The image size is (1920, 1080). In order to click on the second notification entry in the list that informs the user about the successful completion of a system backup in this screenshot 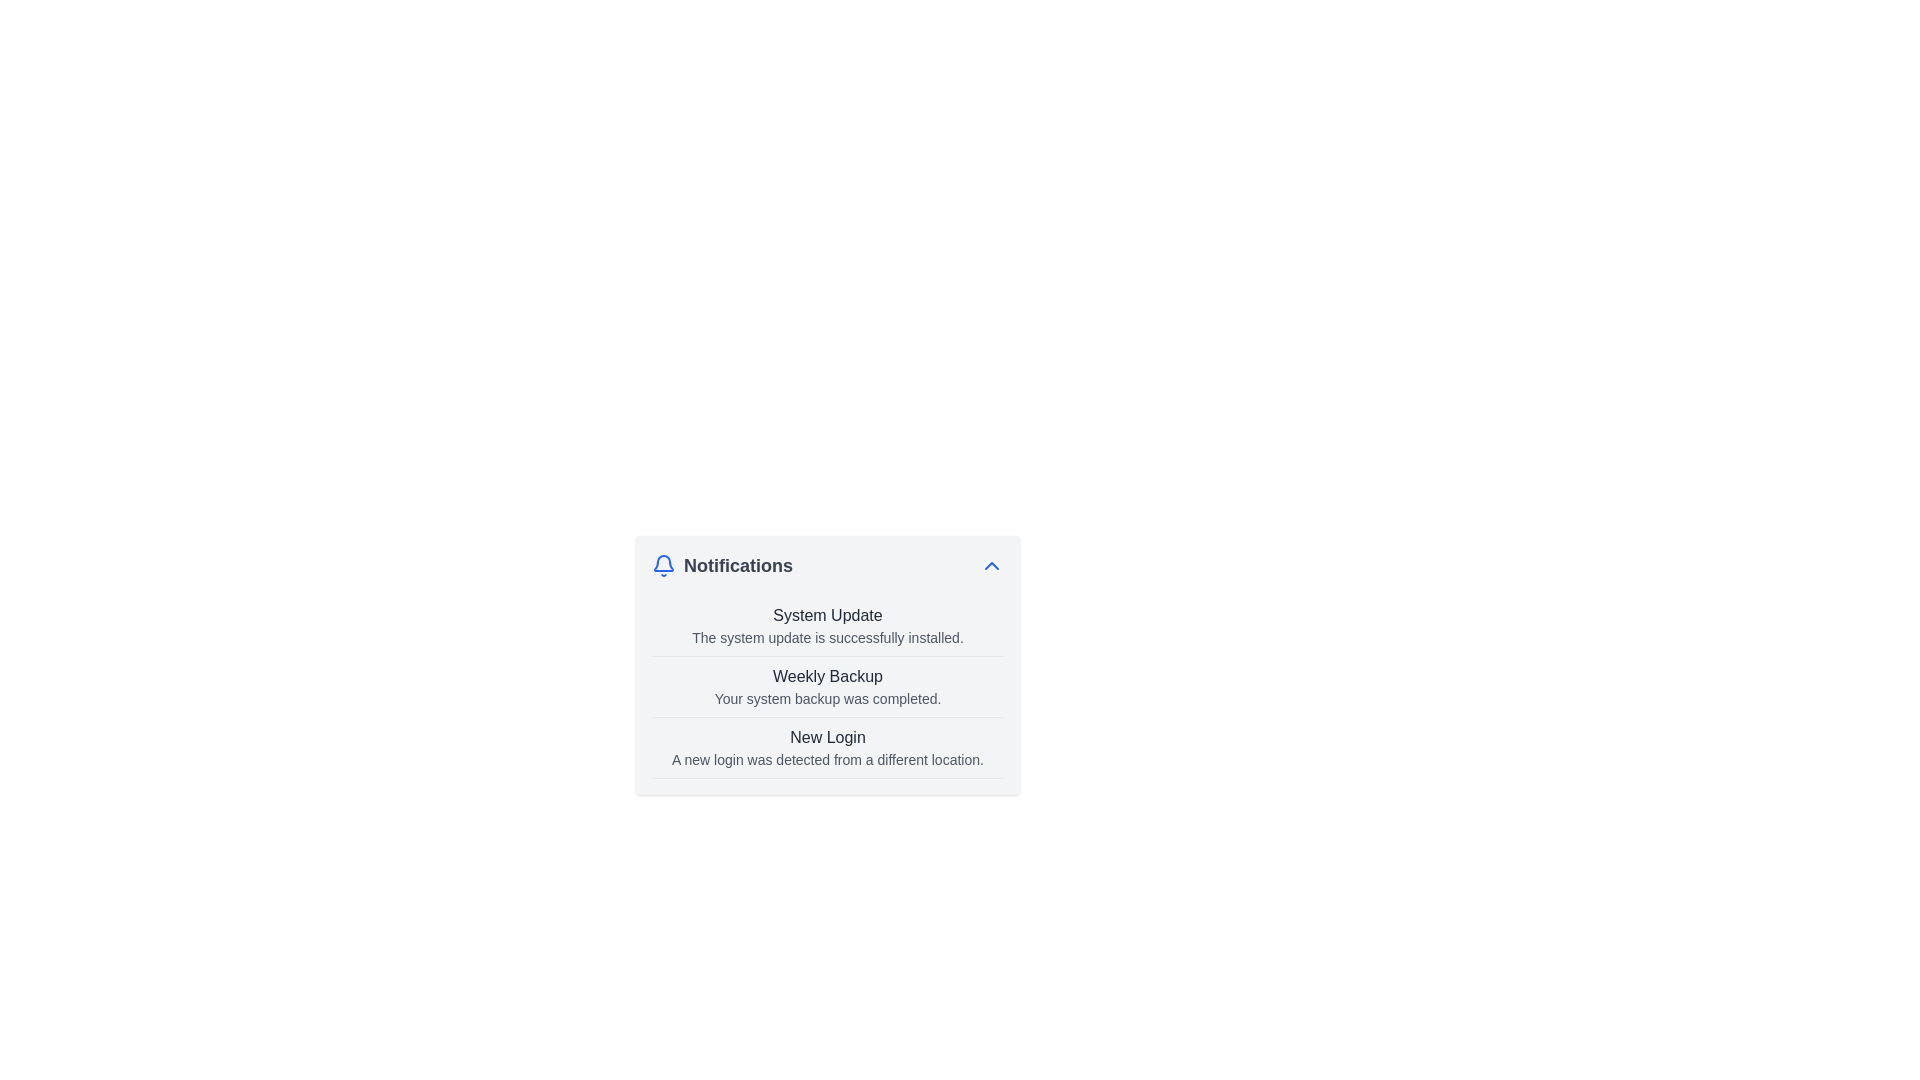, I will do `click(828, 686)`.